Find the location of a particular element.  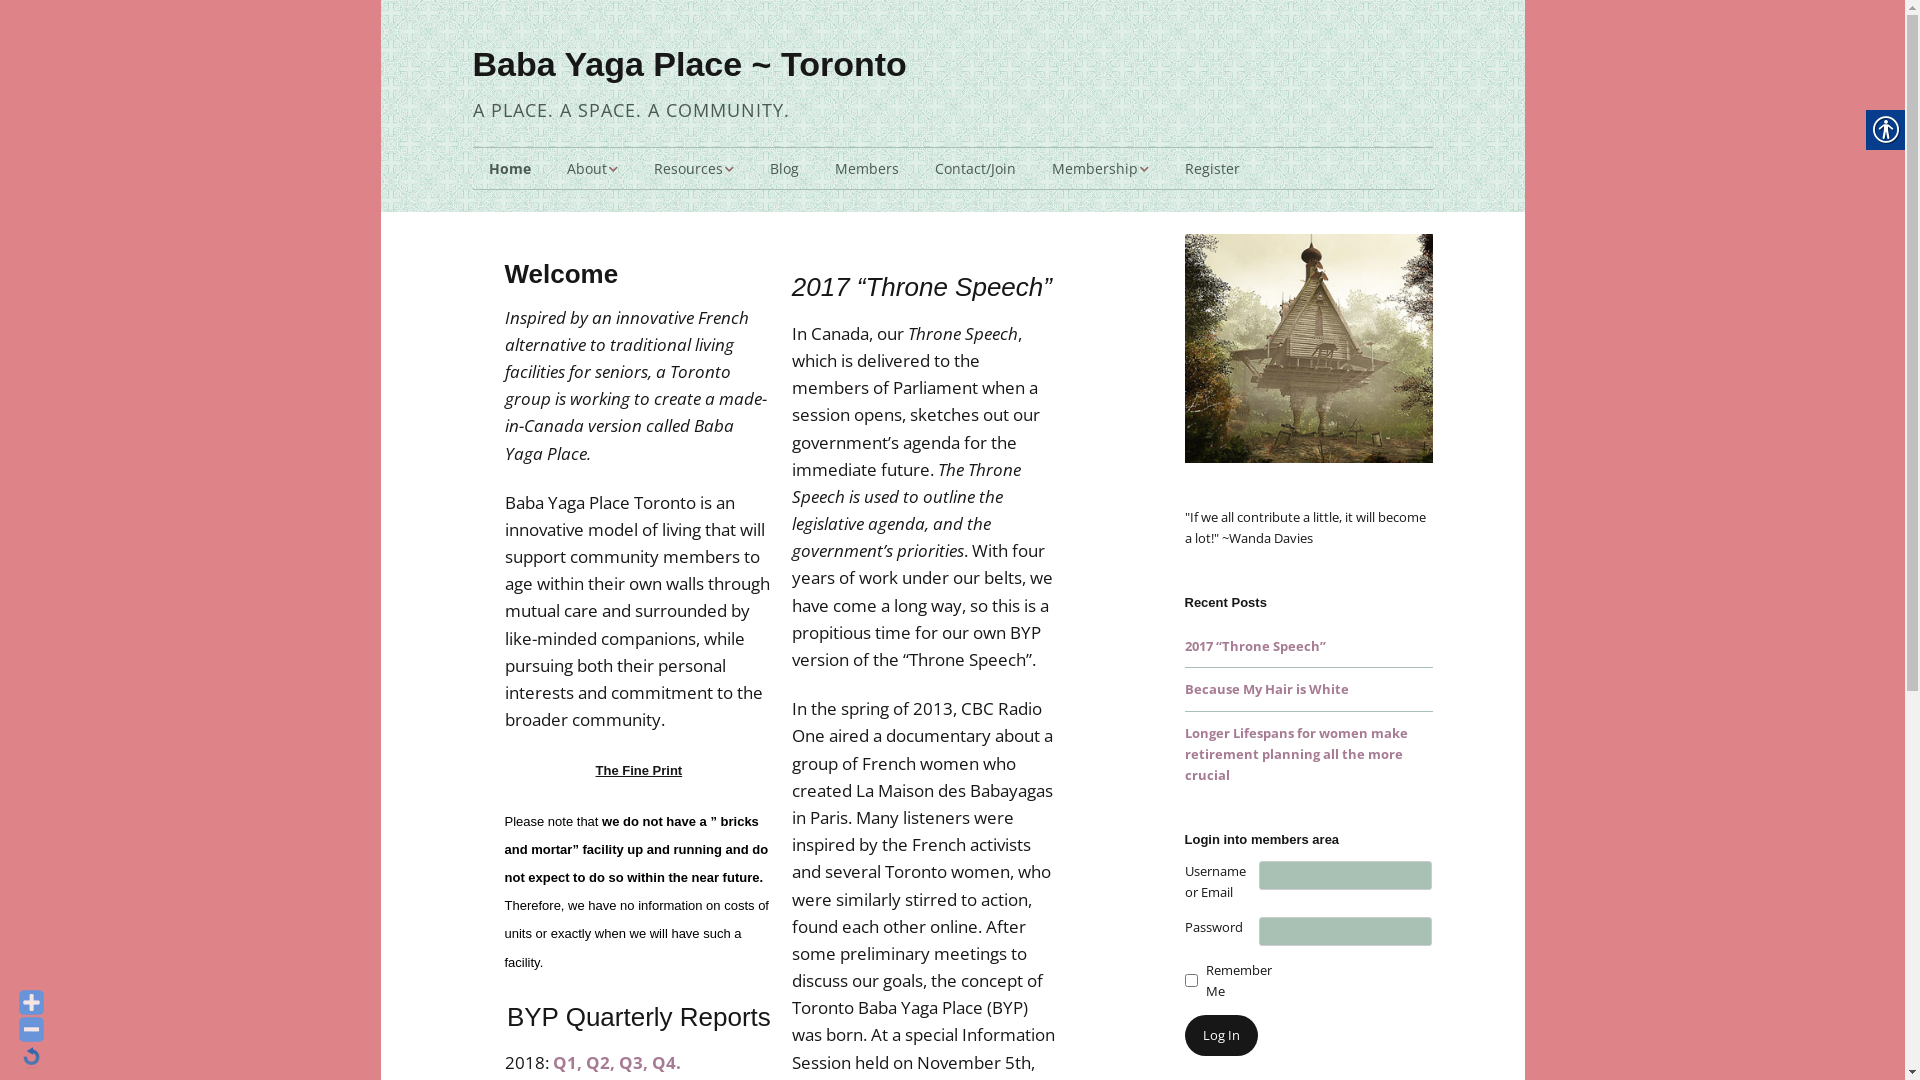

'Decrease font size' is located at coordinates (31, 1029).